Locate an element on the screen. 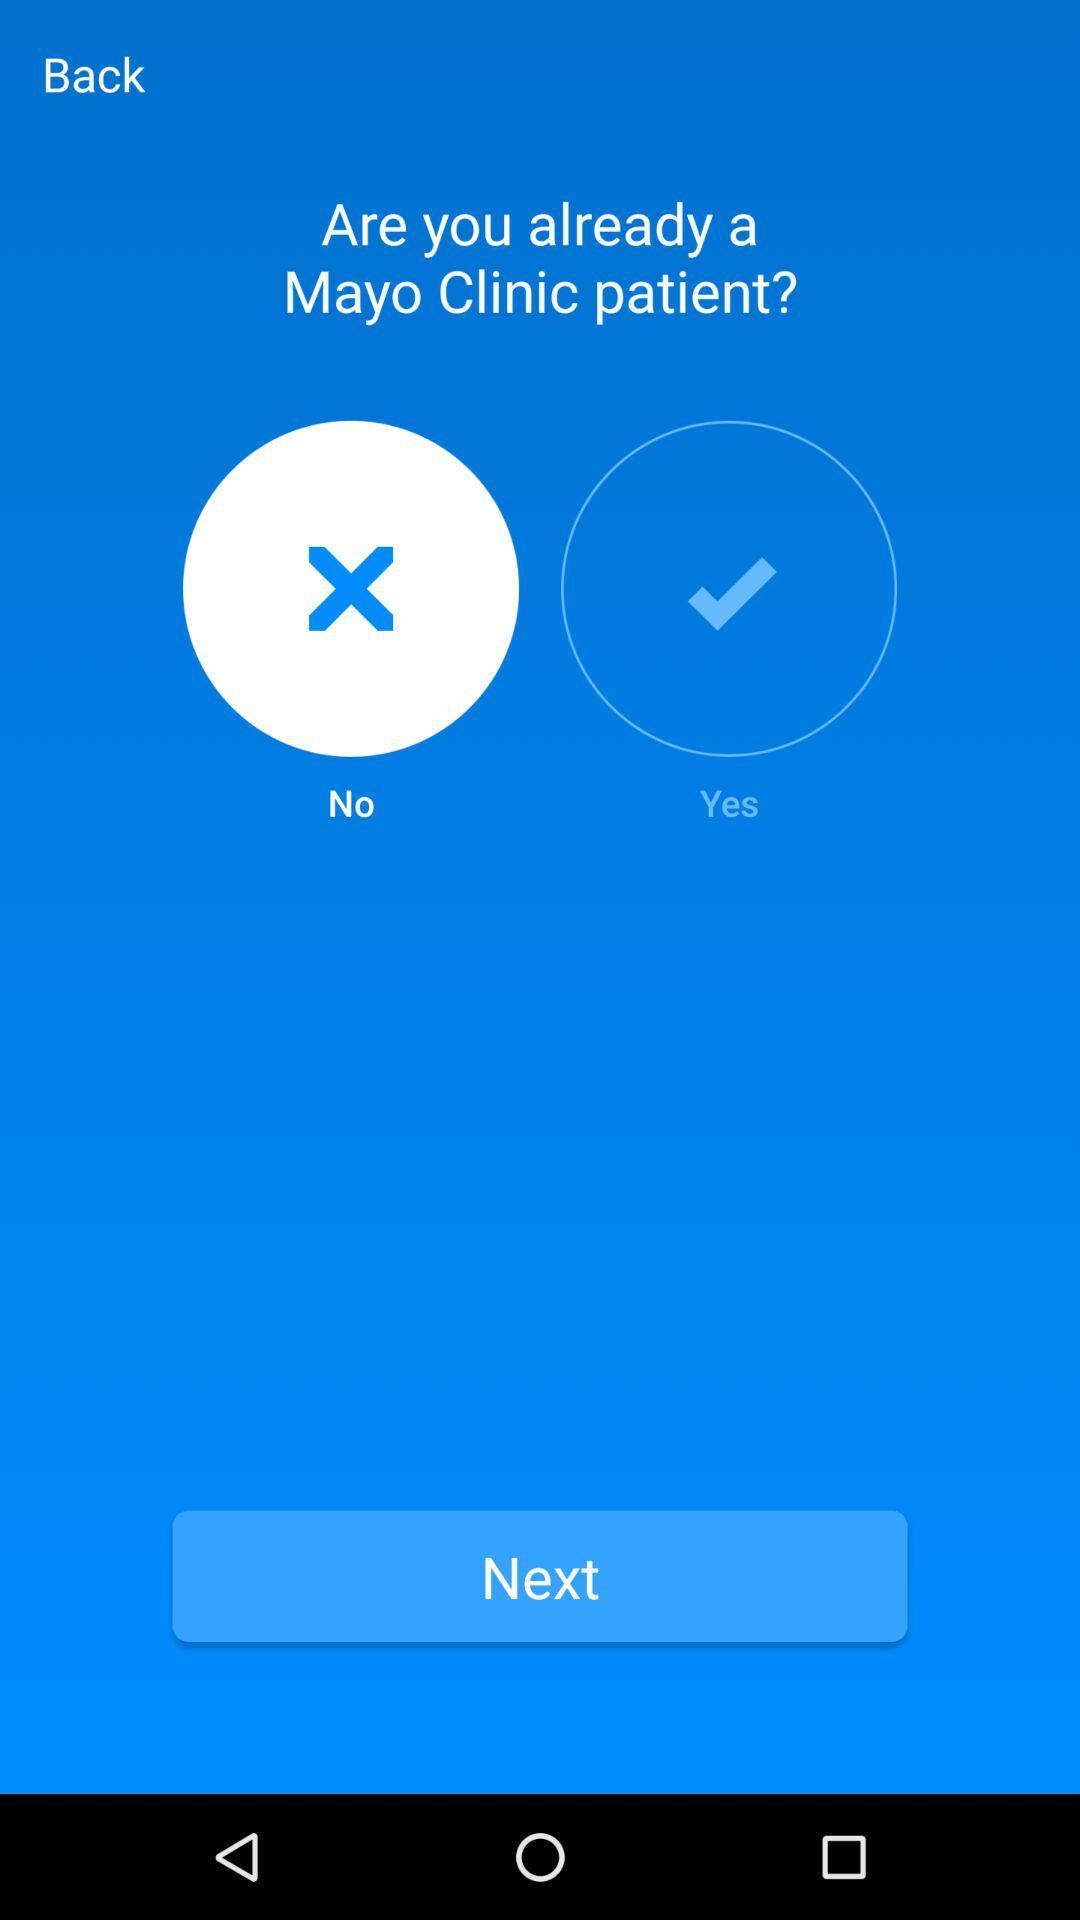 The image size is (1080, 1920). icon to the right of no item is located at coordinates (729, 623).